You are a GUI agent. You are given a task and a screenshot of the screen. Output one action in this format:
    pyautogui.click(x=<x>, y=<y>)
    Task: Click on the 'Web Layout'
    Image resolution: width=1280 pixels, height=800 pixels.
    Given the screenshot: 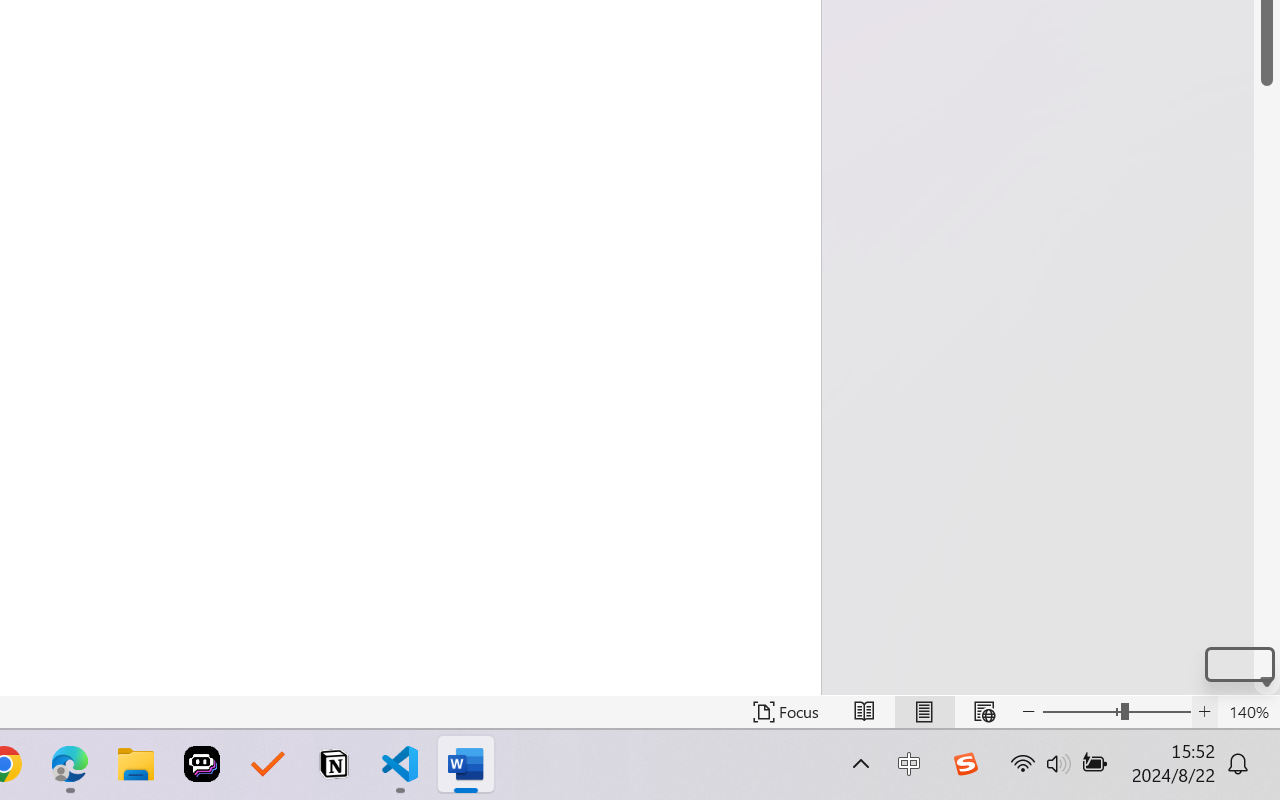 What is the action you would take?
    pyautogui.click(x=984, y=711)
    